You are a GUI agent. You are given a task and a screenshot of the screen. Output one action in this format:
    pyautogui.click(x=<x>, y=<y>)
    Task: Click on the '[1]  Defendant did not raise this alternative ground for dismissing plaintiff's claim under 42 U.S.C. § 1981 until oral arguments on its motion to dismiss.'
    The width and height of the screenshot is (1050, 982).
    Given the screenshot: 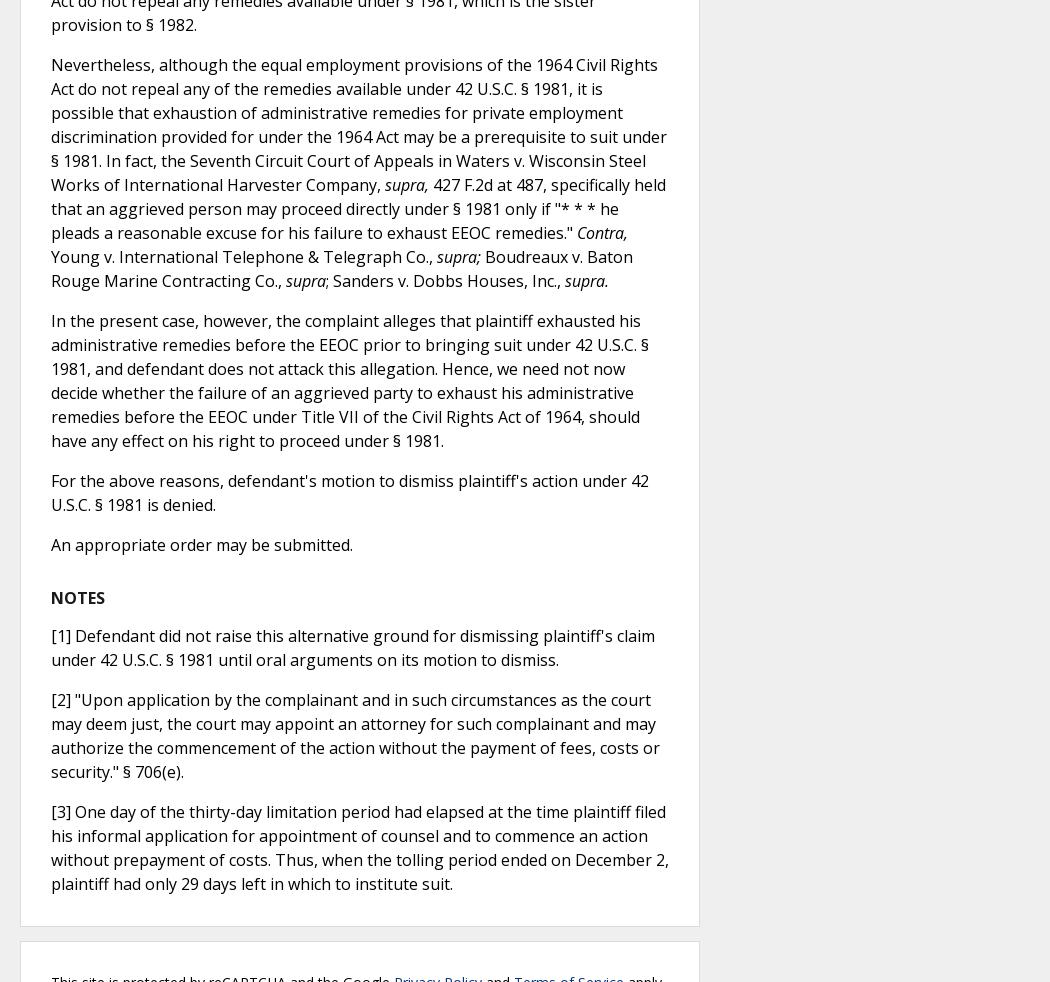 What is the action you would take?
    pyautogui.click(x=50, y=647)
    